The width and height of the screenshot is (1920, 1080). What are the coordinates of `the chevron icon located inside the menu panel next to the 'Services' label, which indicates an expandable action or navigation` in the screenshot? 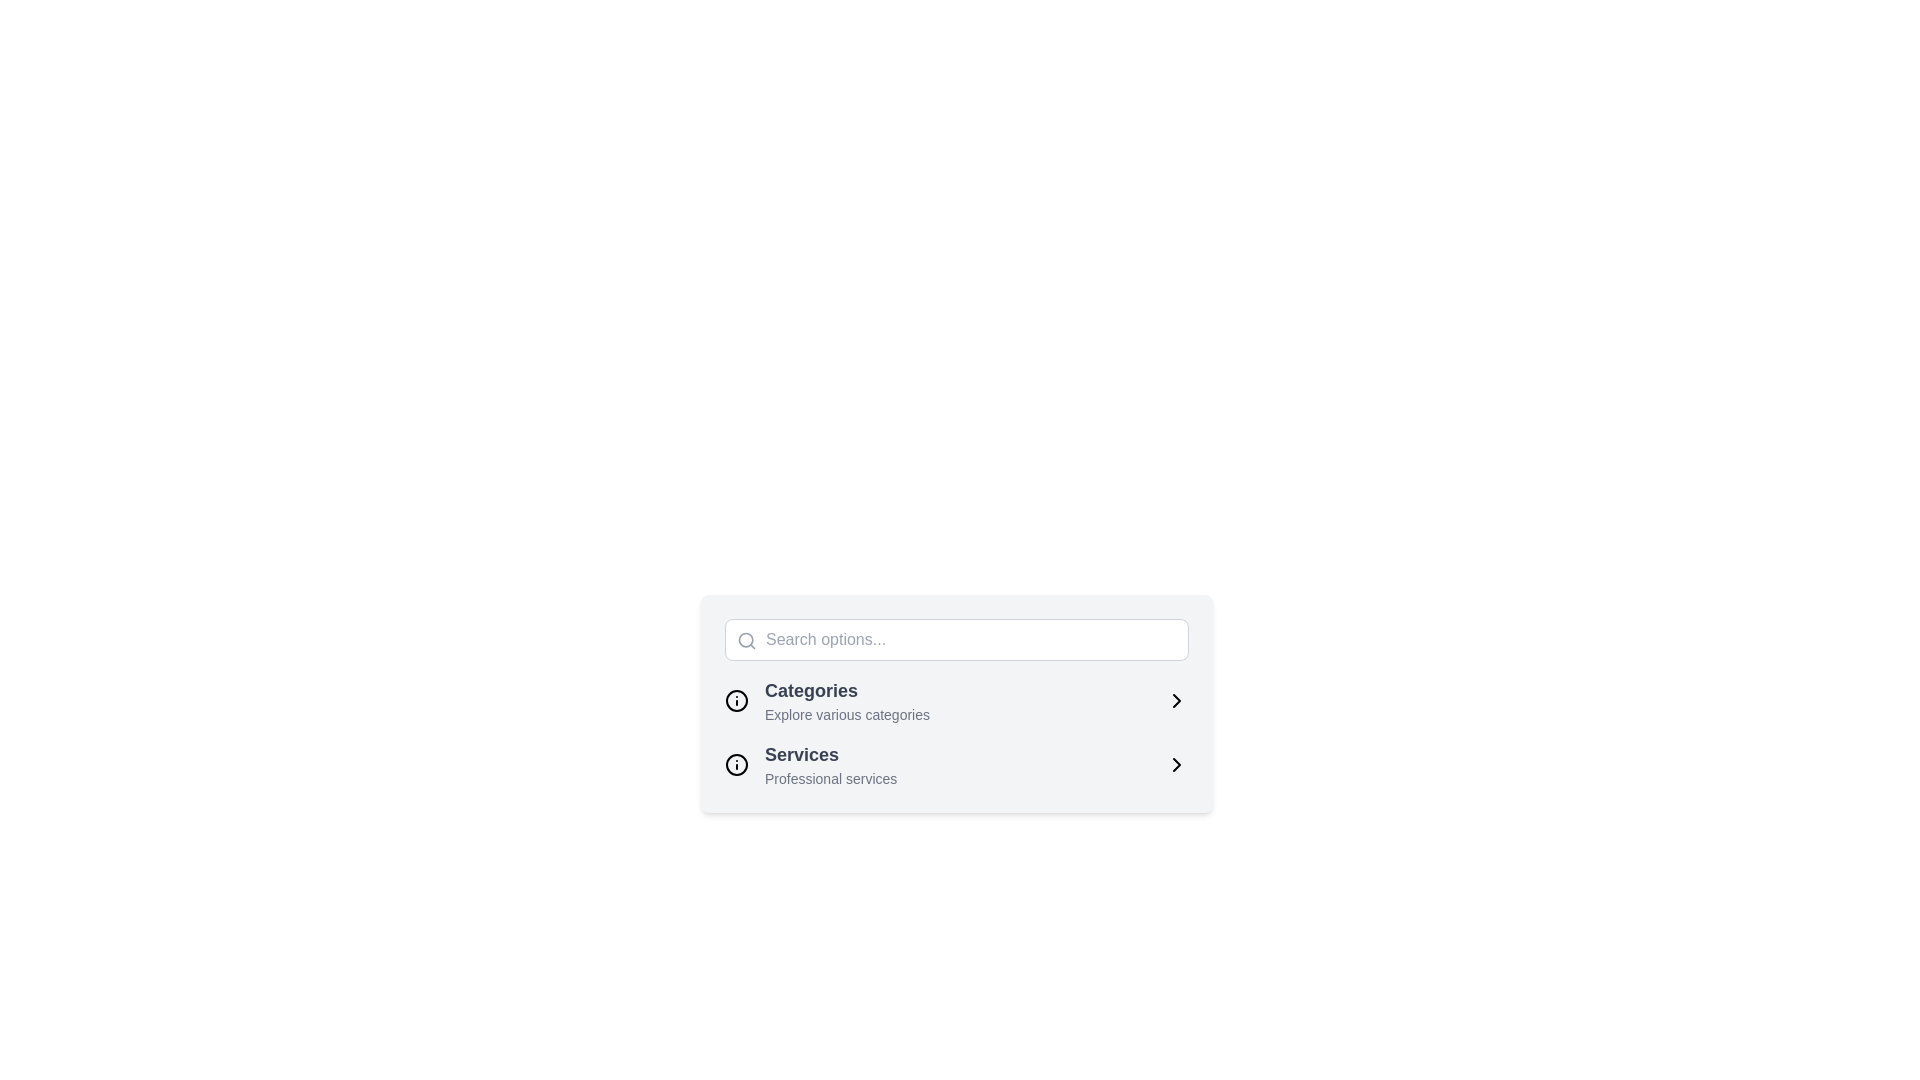 It's located at (1176, 764).